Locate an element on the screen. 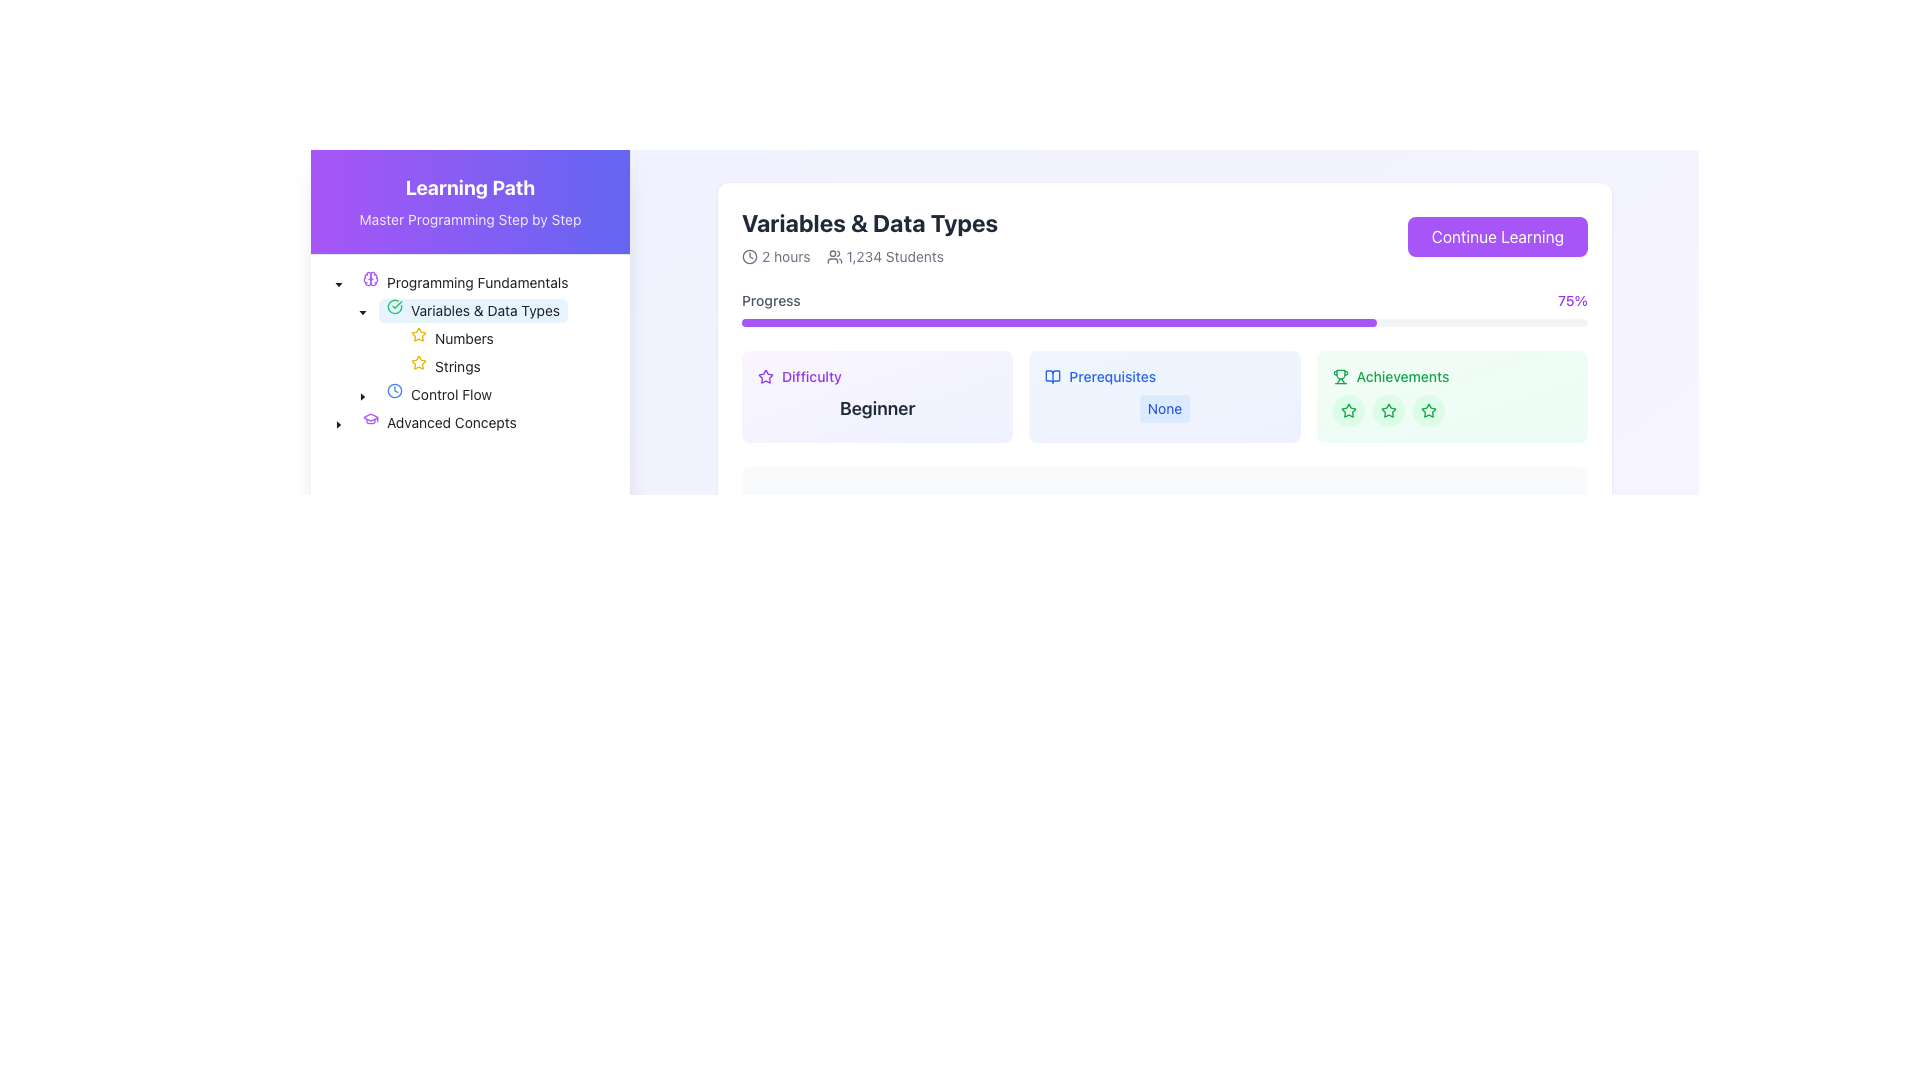  the leftmost star icon is located at coordinates (1386, 408).